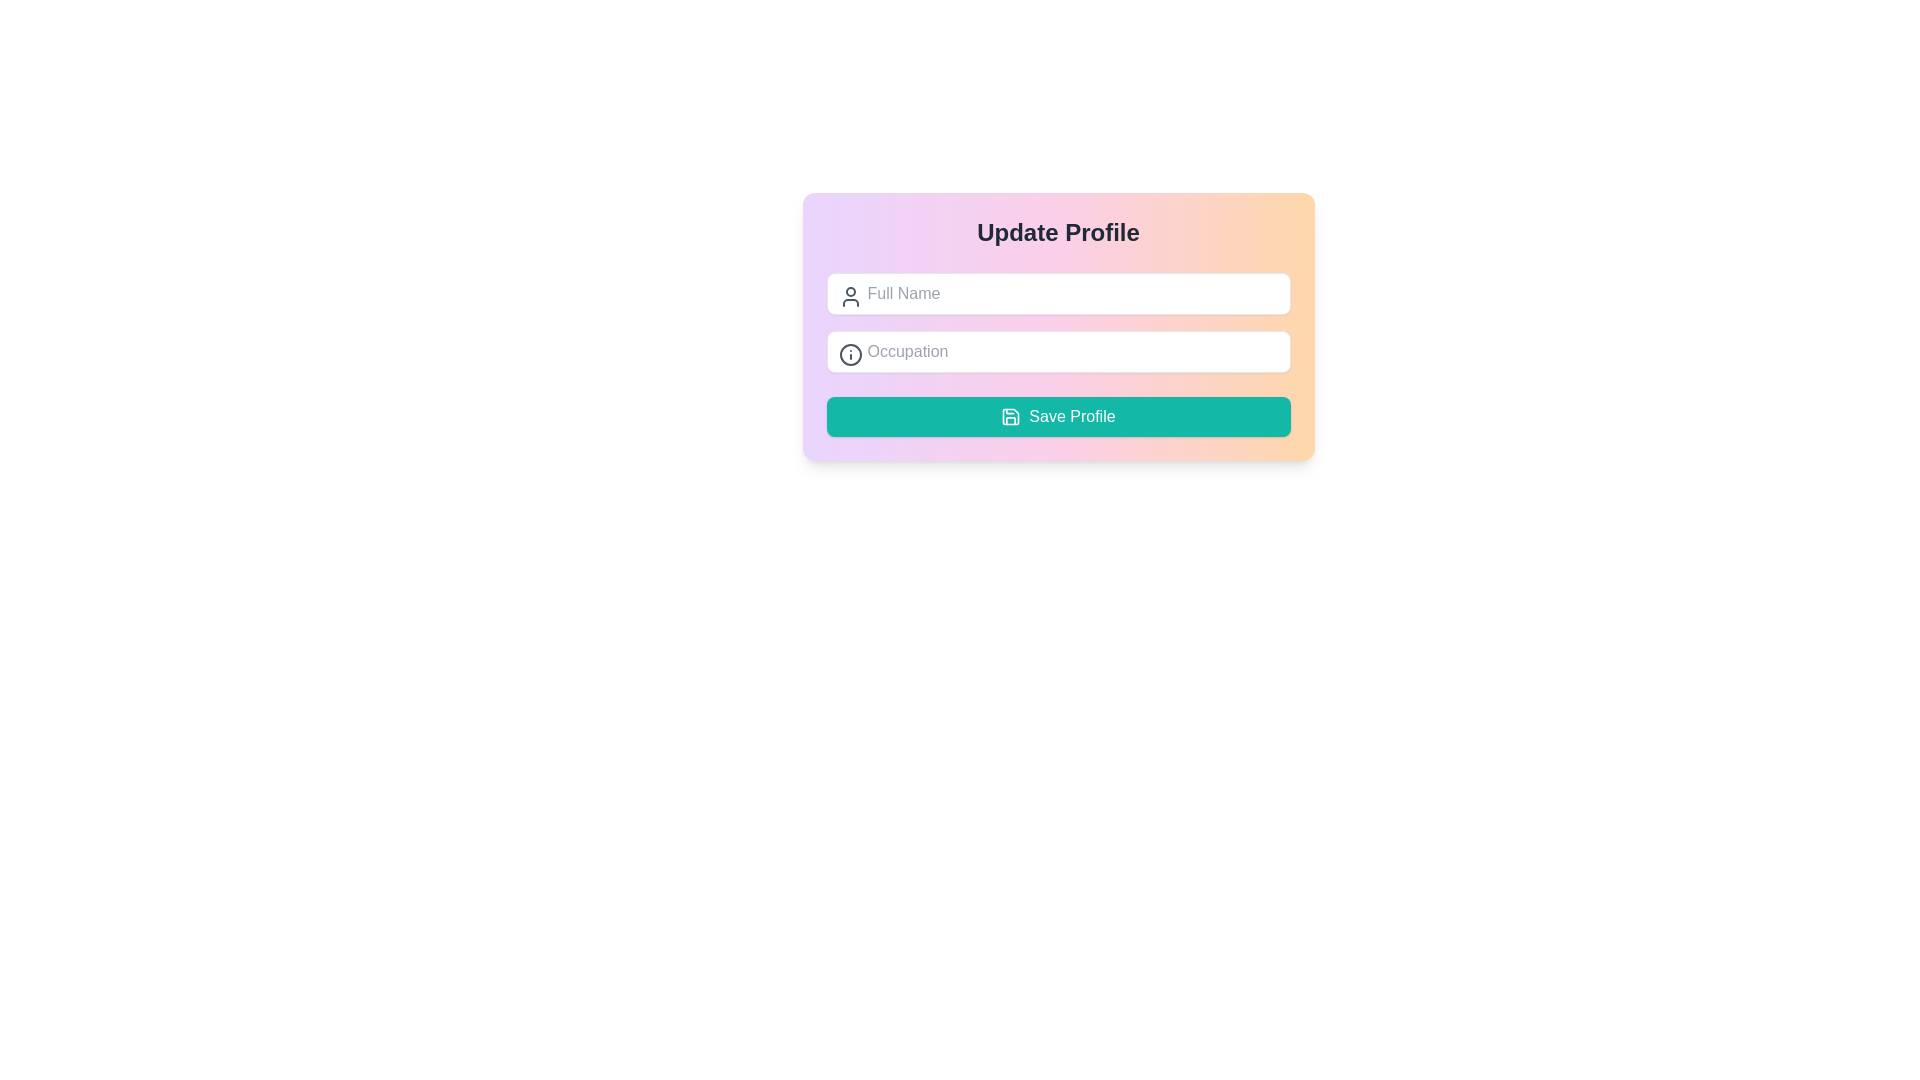 The image size is (1920, 1080). Describe the element at coordinates (1057, 415) in the screenshot. I see `the save button located at the bottom of the card-like section` at that location.